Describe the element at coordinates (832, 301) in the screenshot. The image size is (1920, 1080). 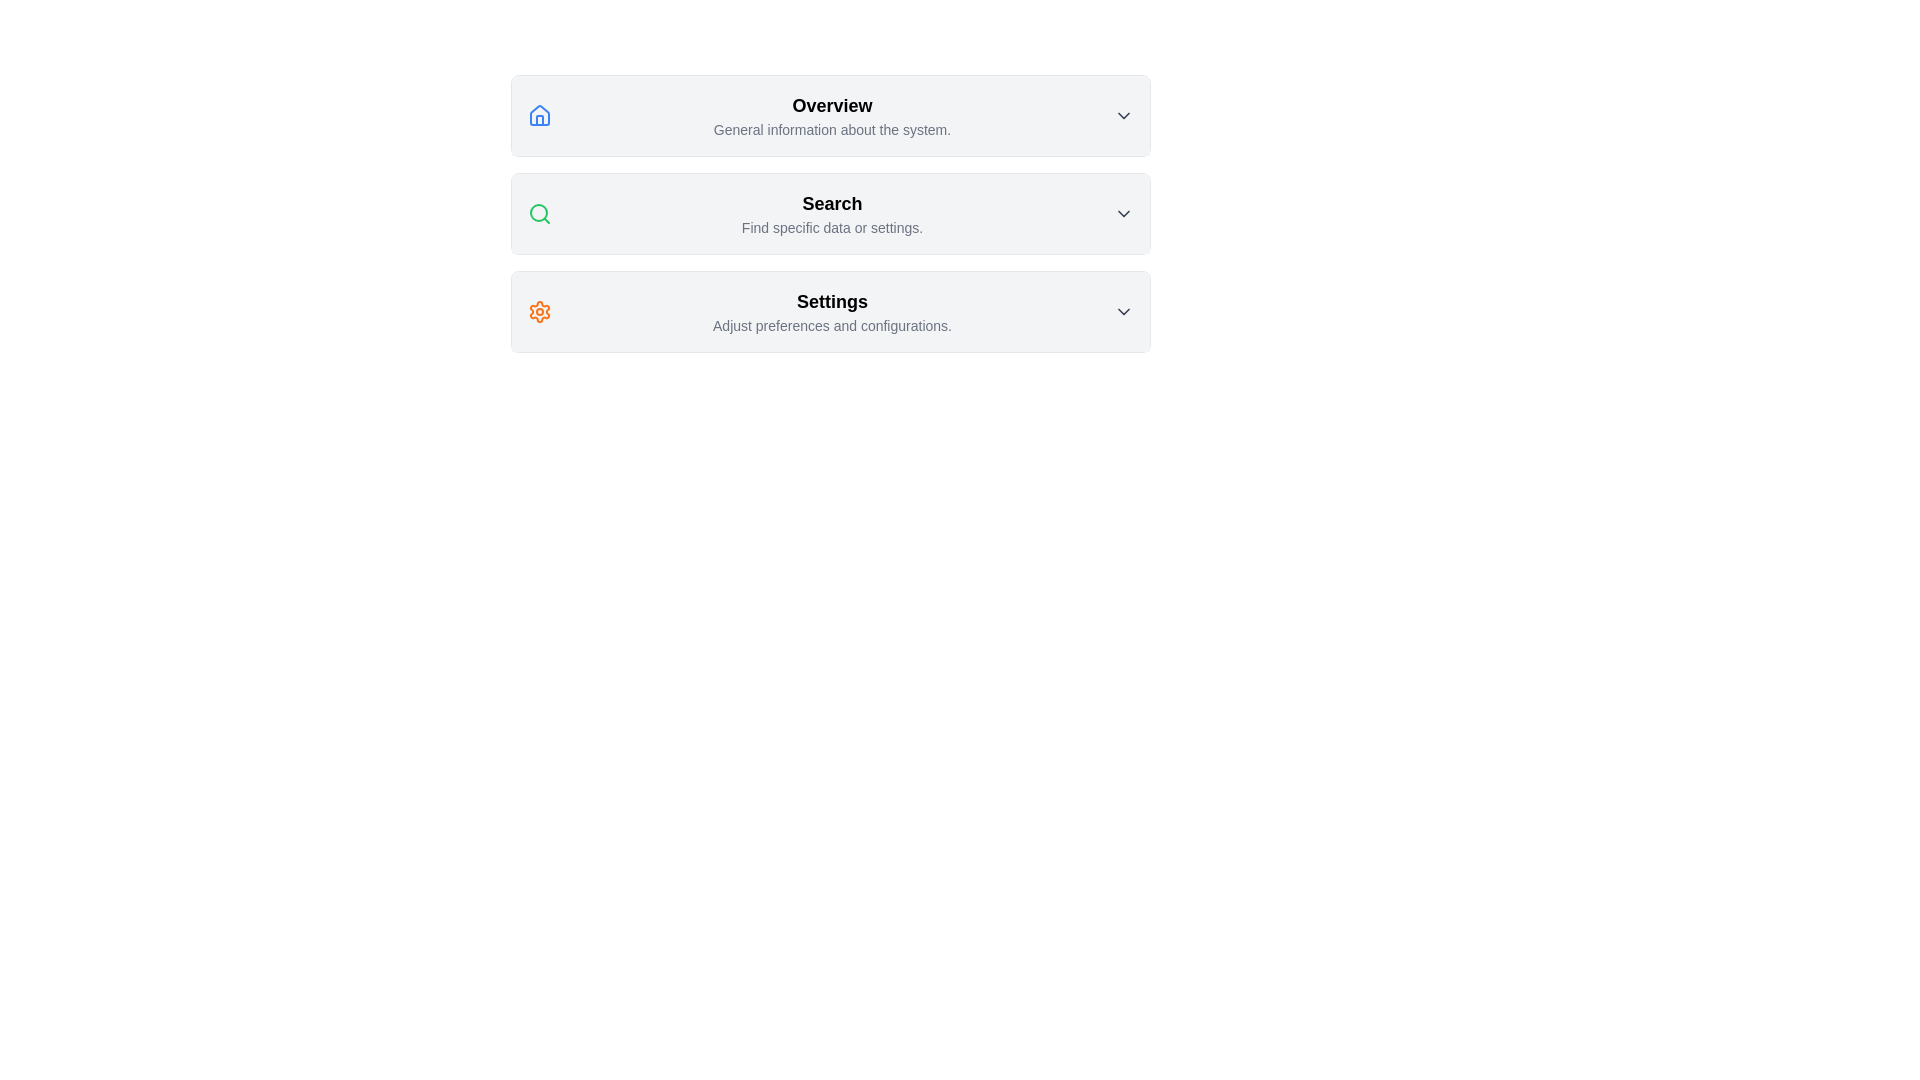
I see `the 'Settings' title text label, which is positioned above the text 'Adjust preferences and configurations'` at that location.